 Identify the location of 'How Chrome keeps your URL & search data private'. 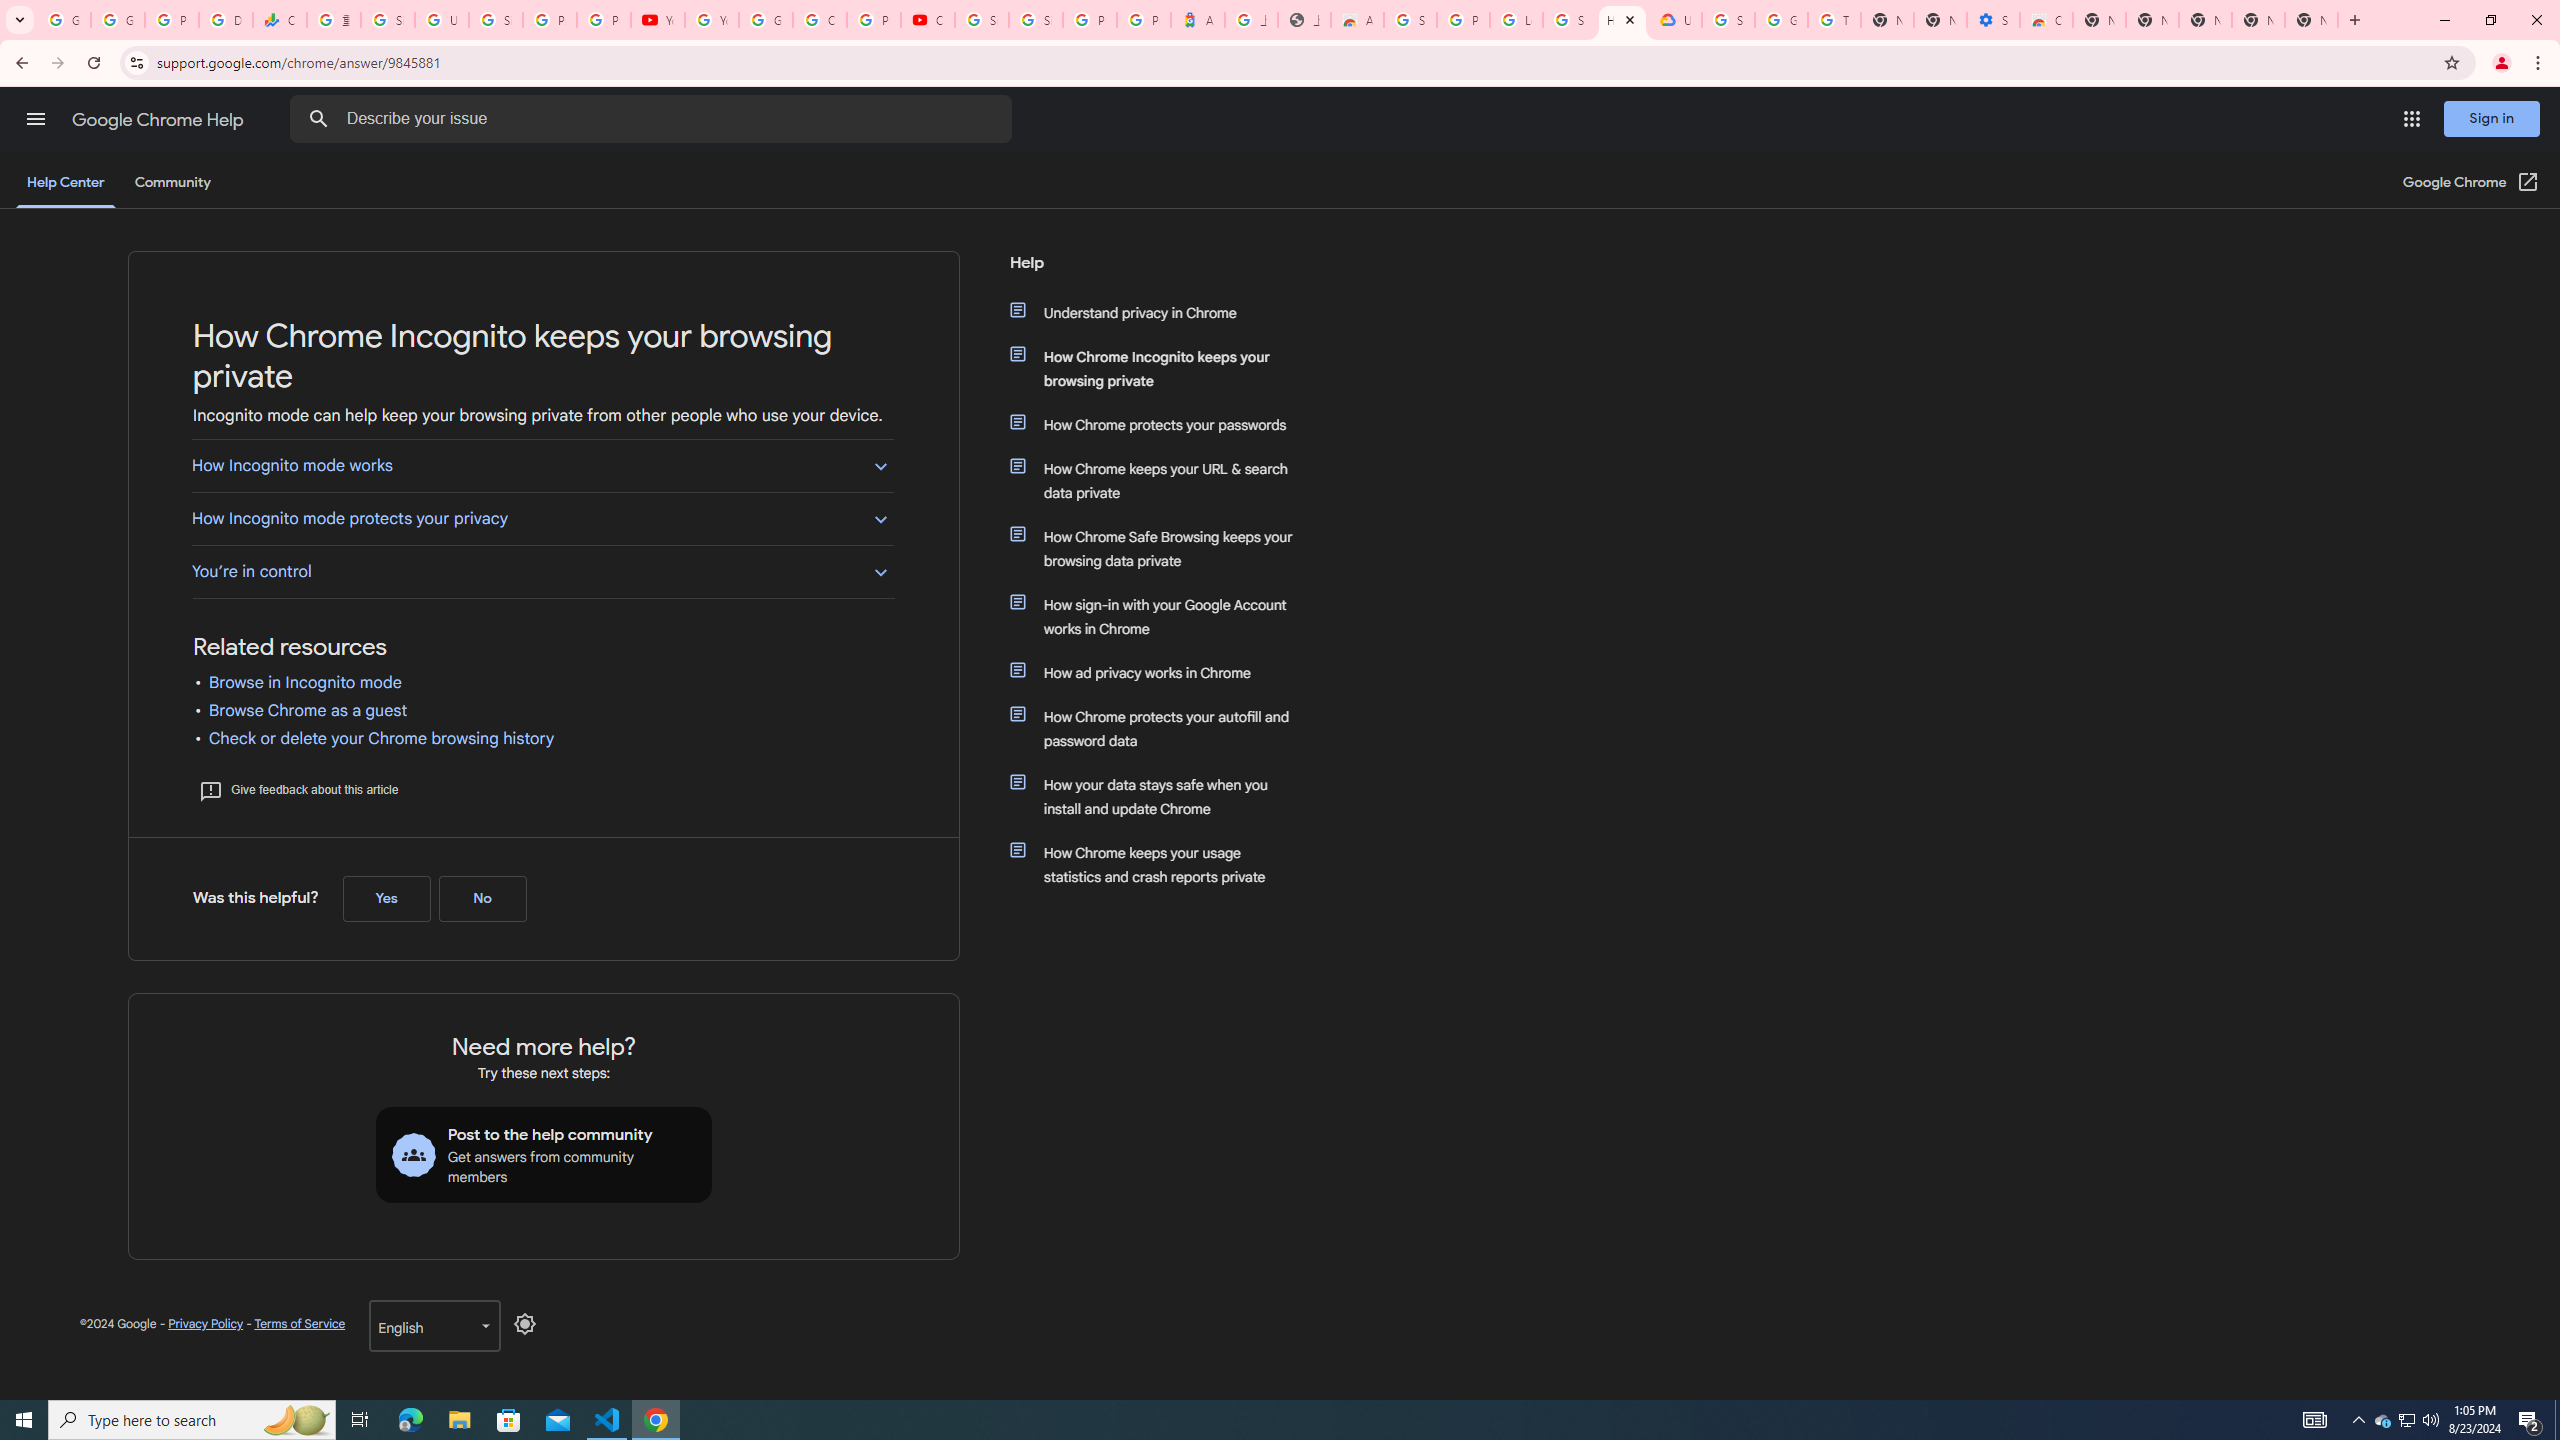
(1162, 479).